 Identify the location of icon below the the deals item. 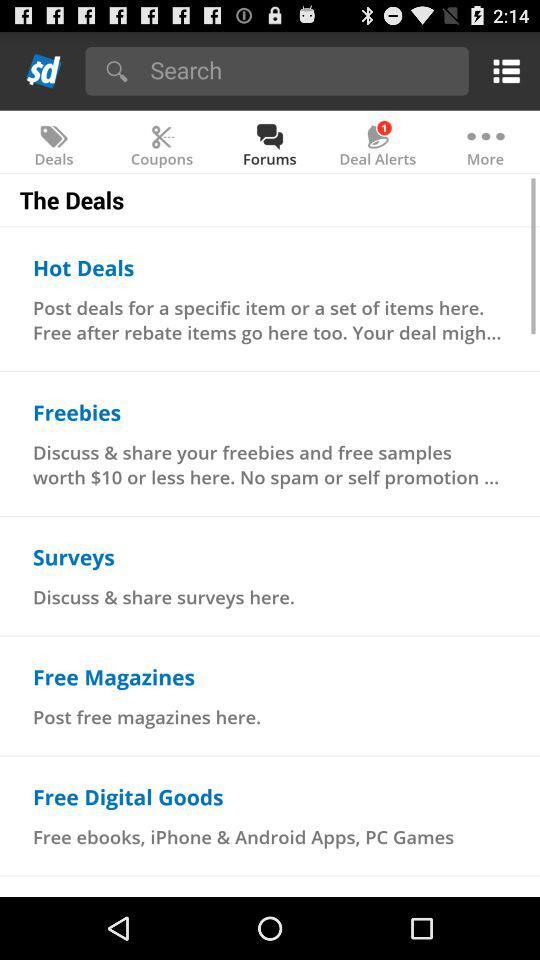
(82, 266).